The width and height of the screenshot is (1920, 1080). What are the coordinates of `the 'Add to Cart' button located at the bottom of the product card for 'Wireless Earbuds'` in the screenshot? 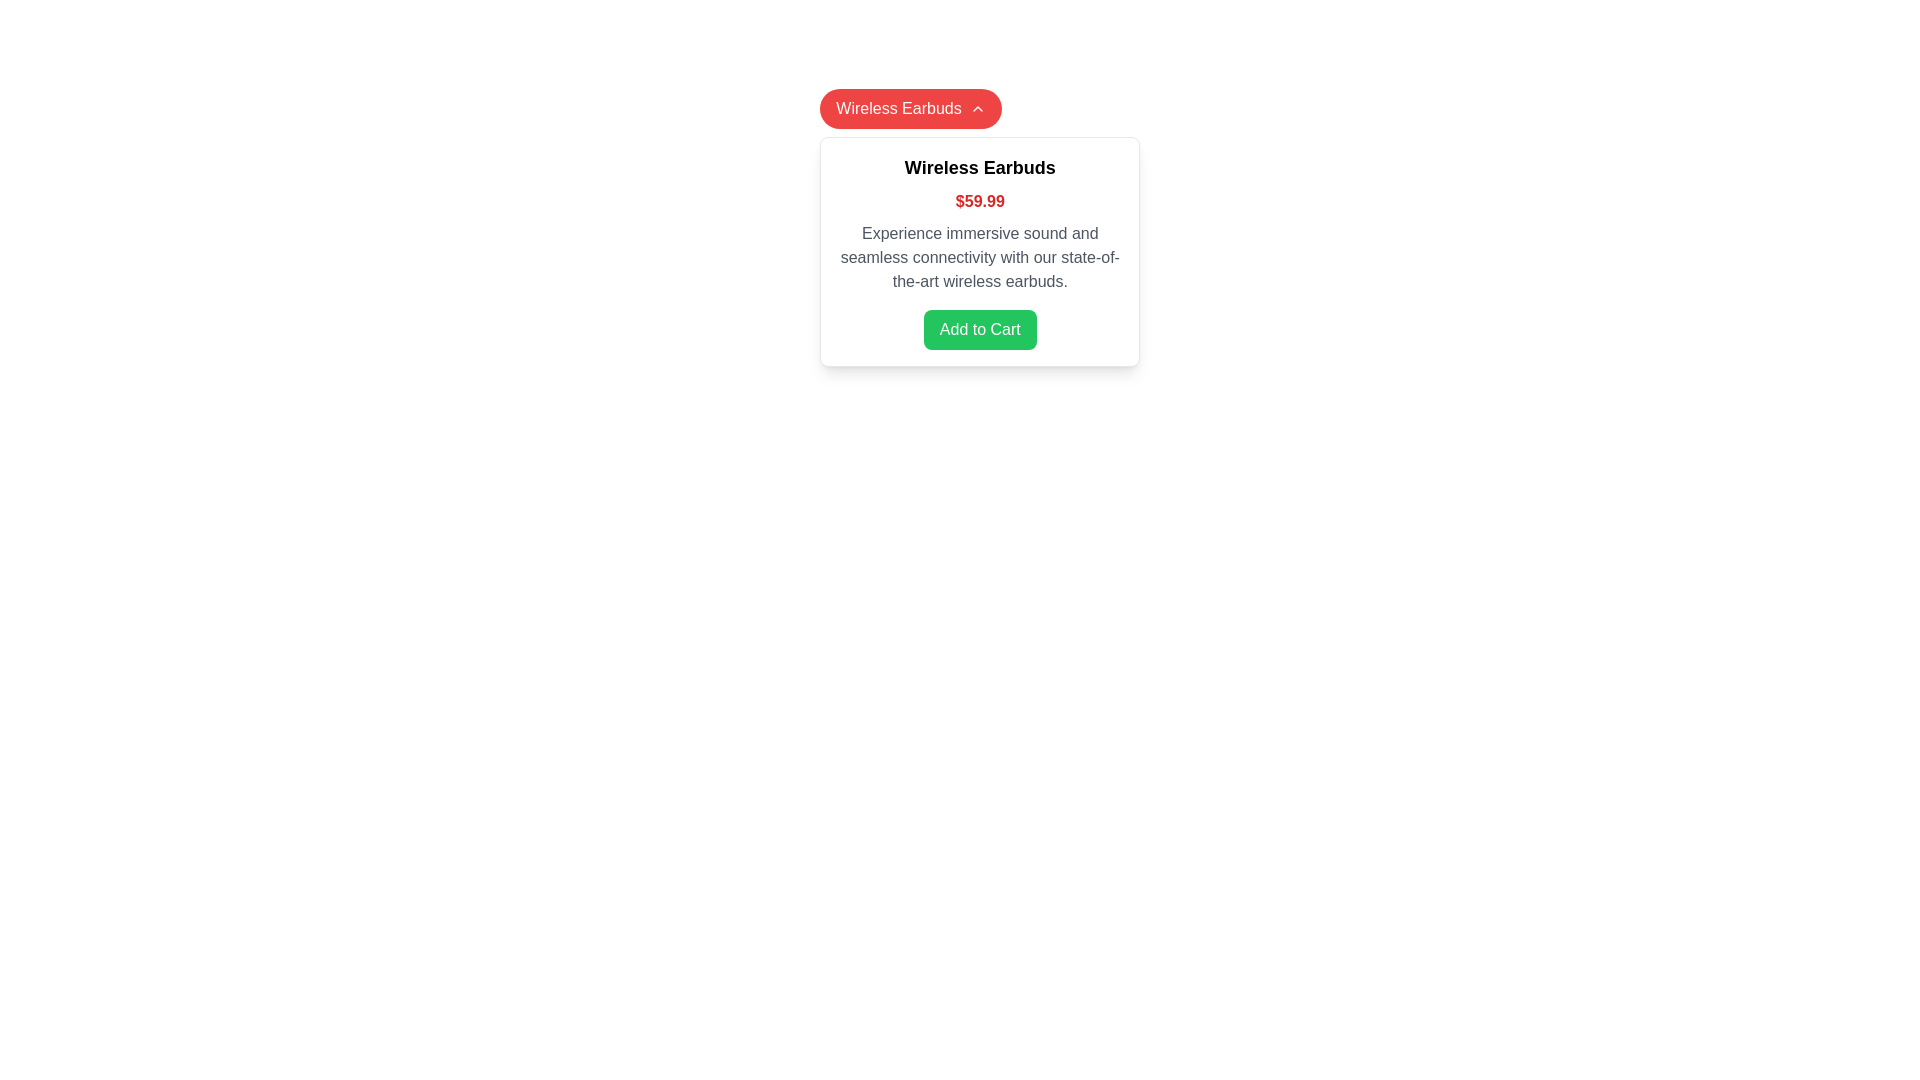 It's located at (980, 329).